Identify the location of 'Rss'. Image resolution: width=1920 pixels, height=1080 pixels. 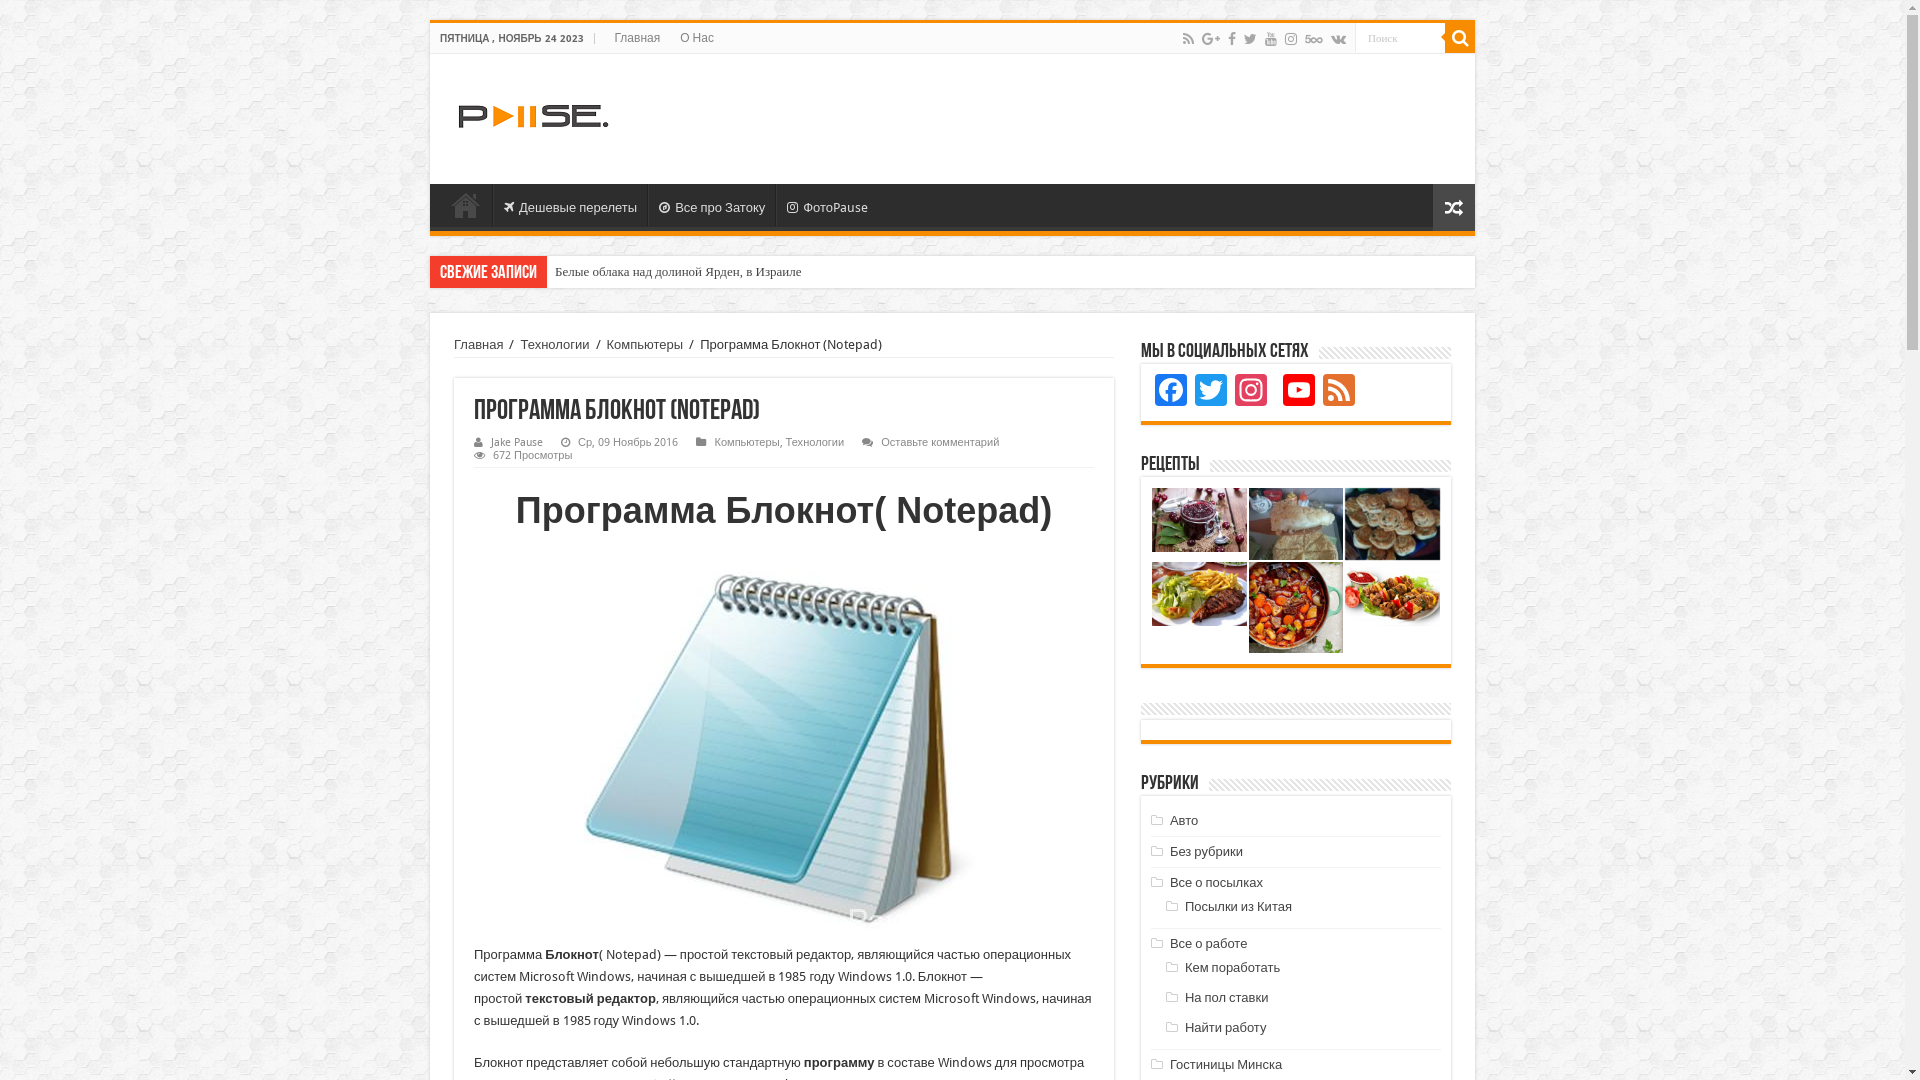
(1188, 38).